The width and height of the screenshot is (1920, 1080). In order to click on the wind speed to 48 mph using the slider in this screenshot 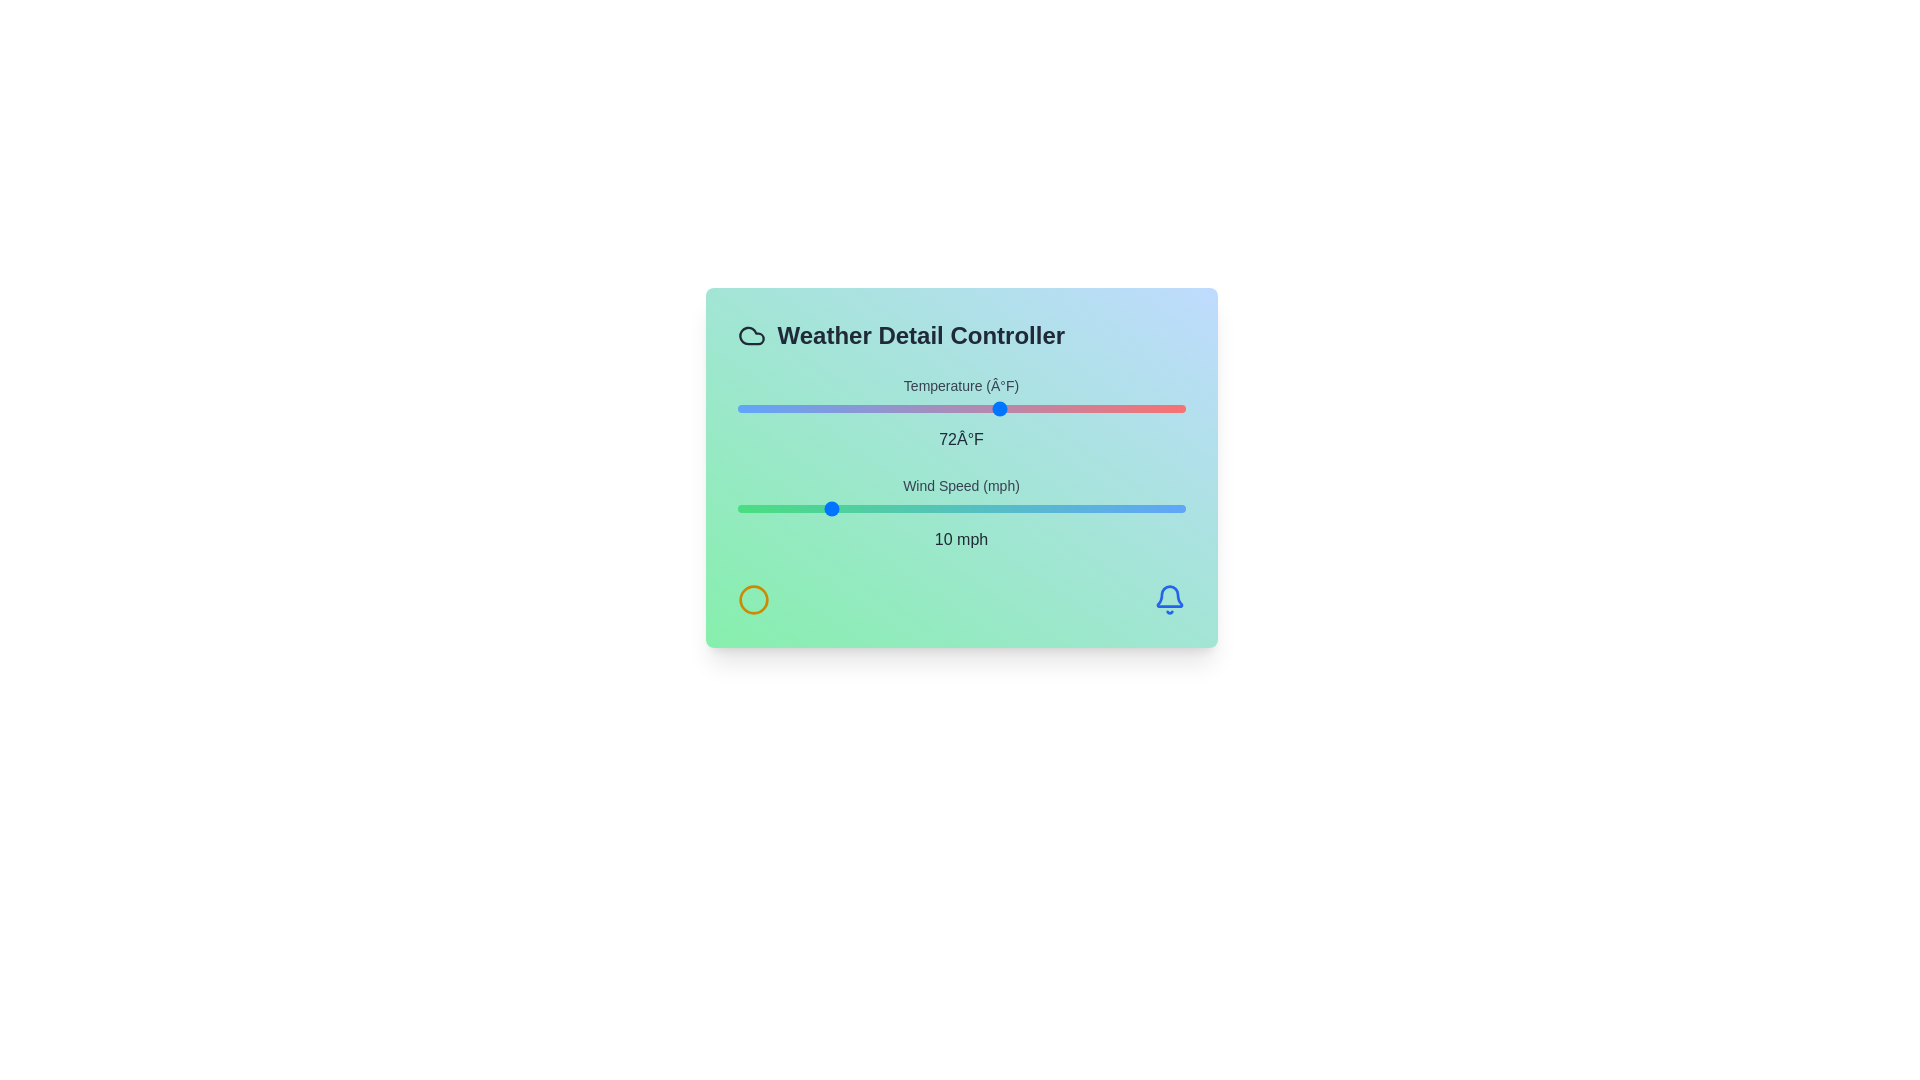, I will do `click(1167, 508)`.